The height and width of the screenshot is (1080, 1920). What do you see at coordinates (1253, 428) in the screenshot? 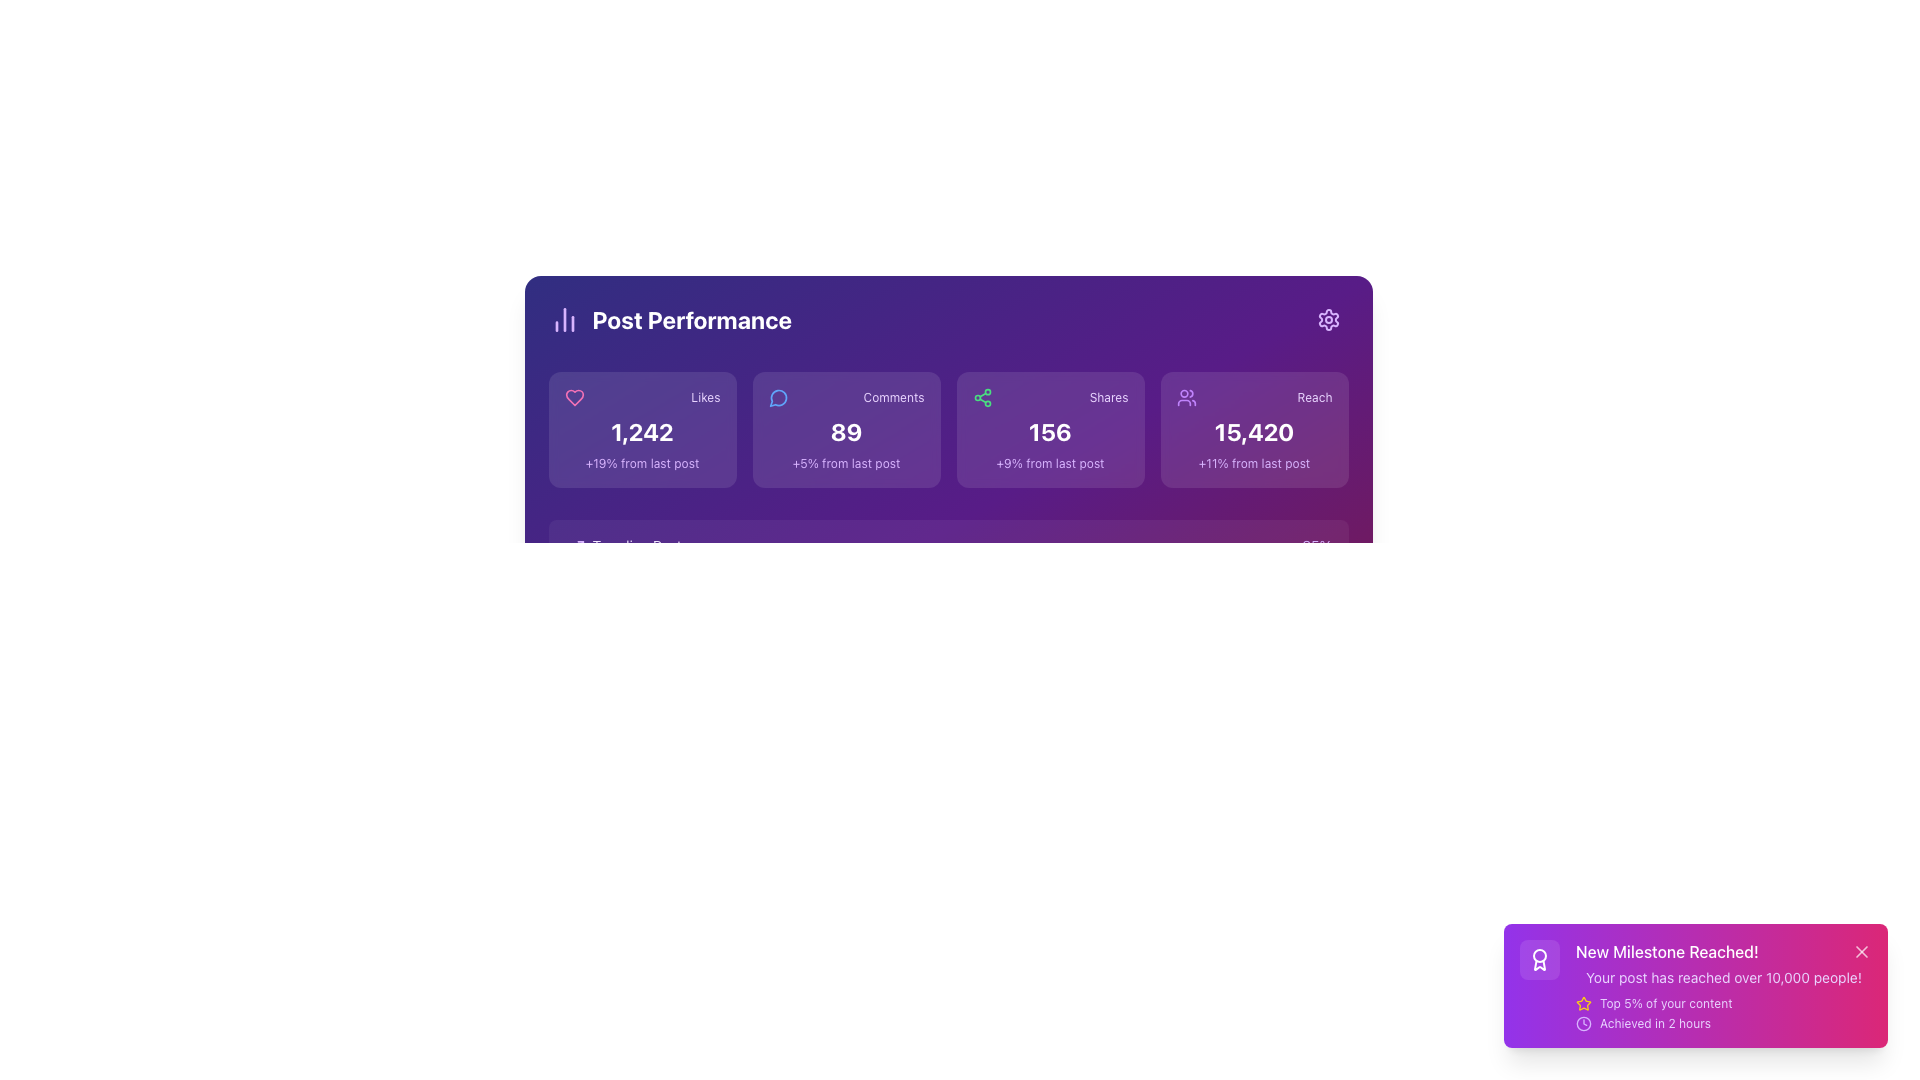
I see `the 'Reach' performance metrics card, which is the rightmost card in a grid of four cards labeled 'Likes', 'Comments', 'Shares', and 'Reach'` at bounding box center [1253, 428].